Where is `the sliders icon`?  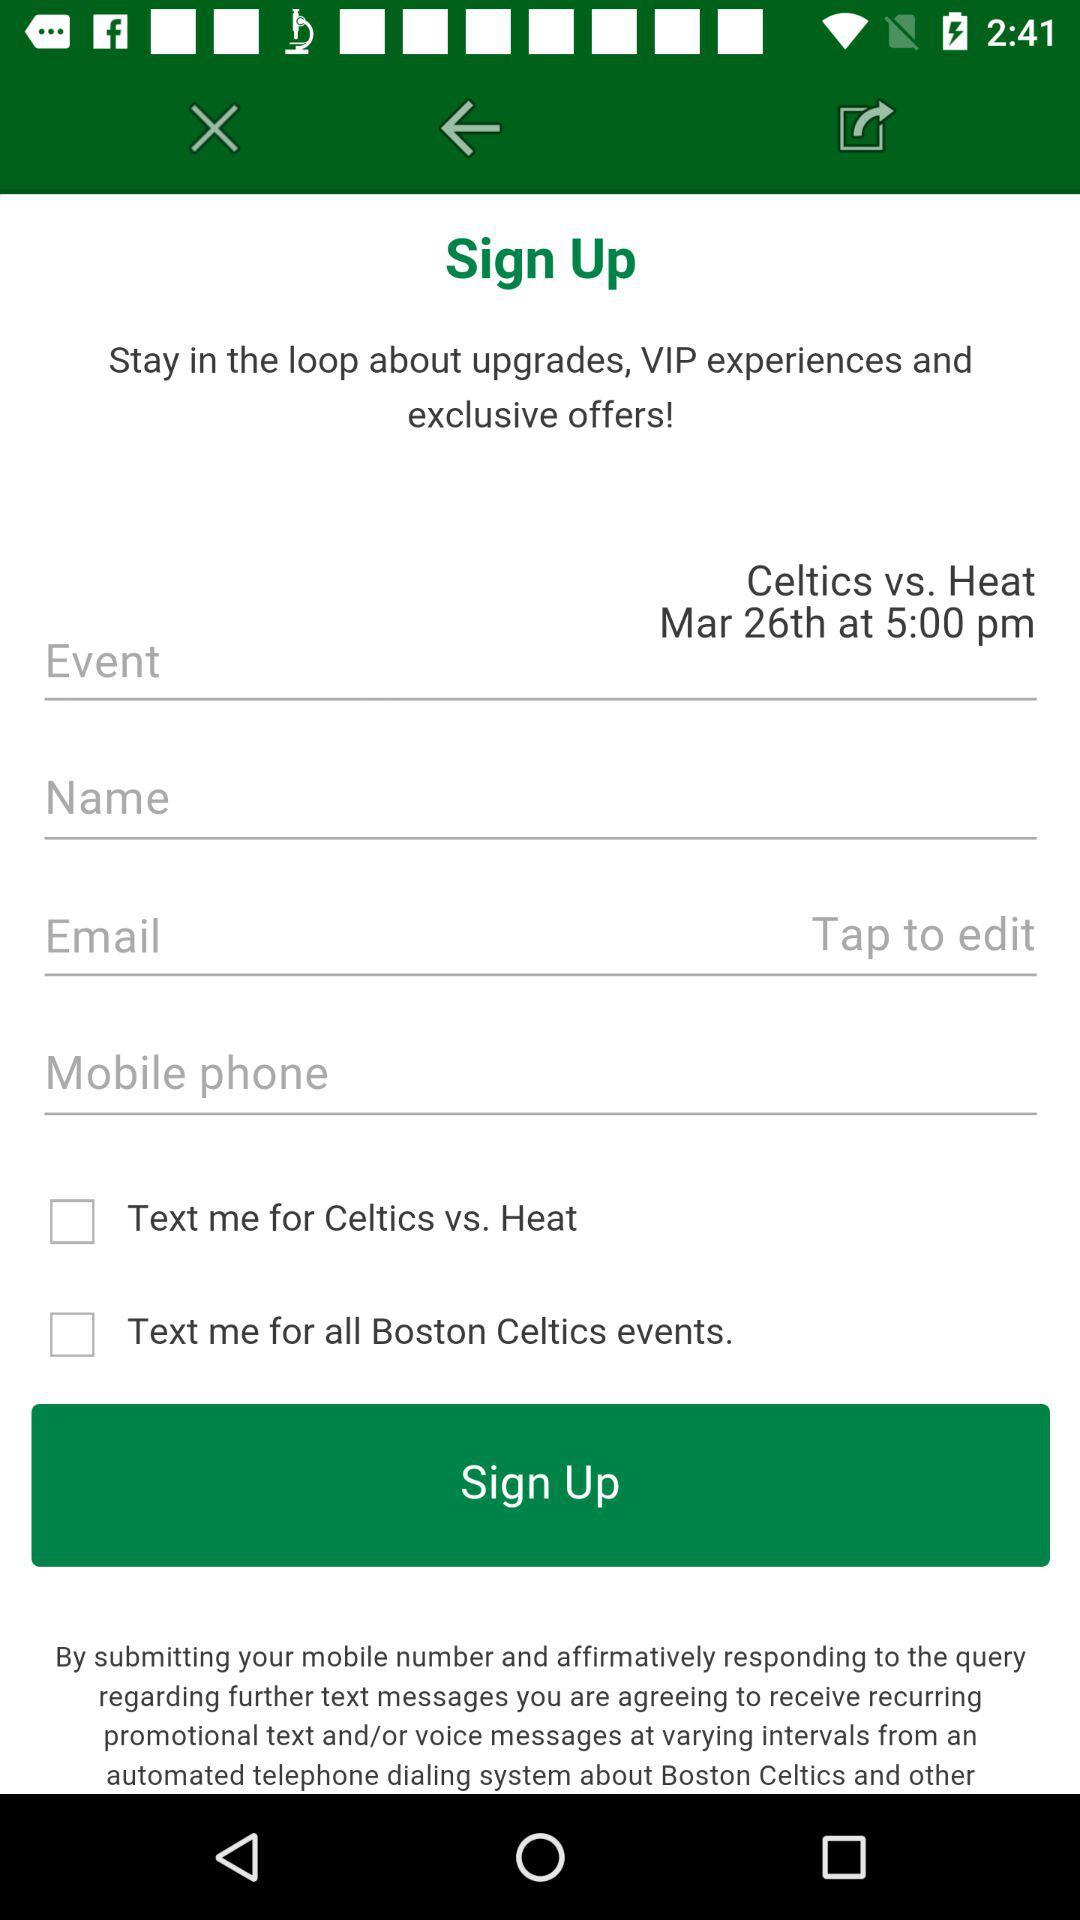
the sliders icon is located at coordinates (214, 127).